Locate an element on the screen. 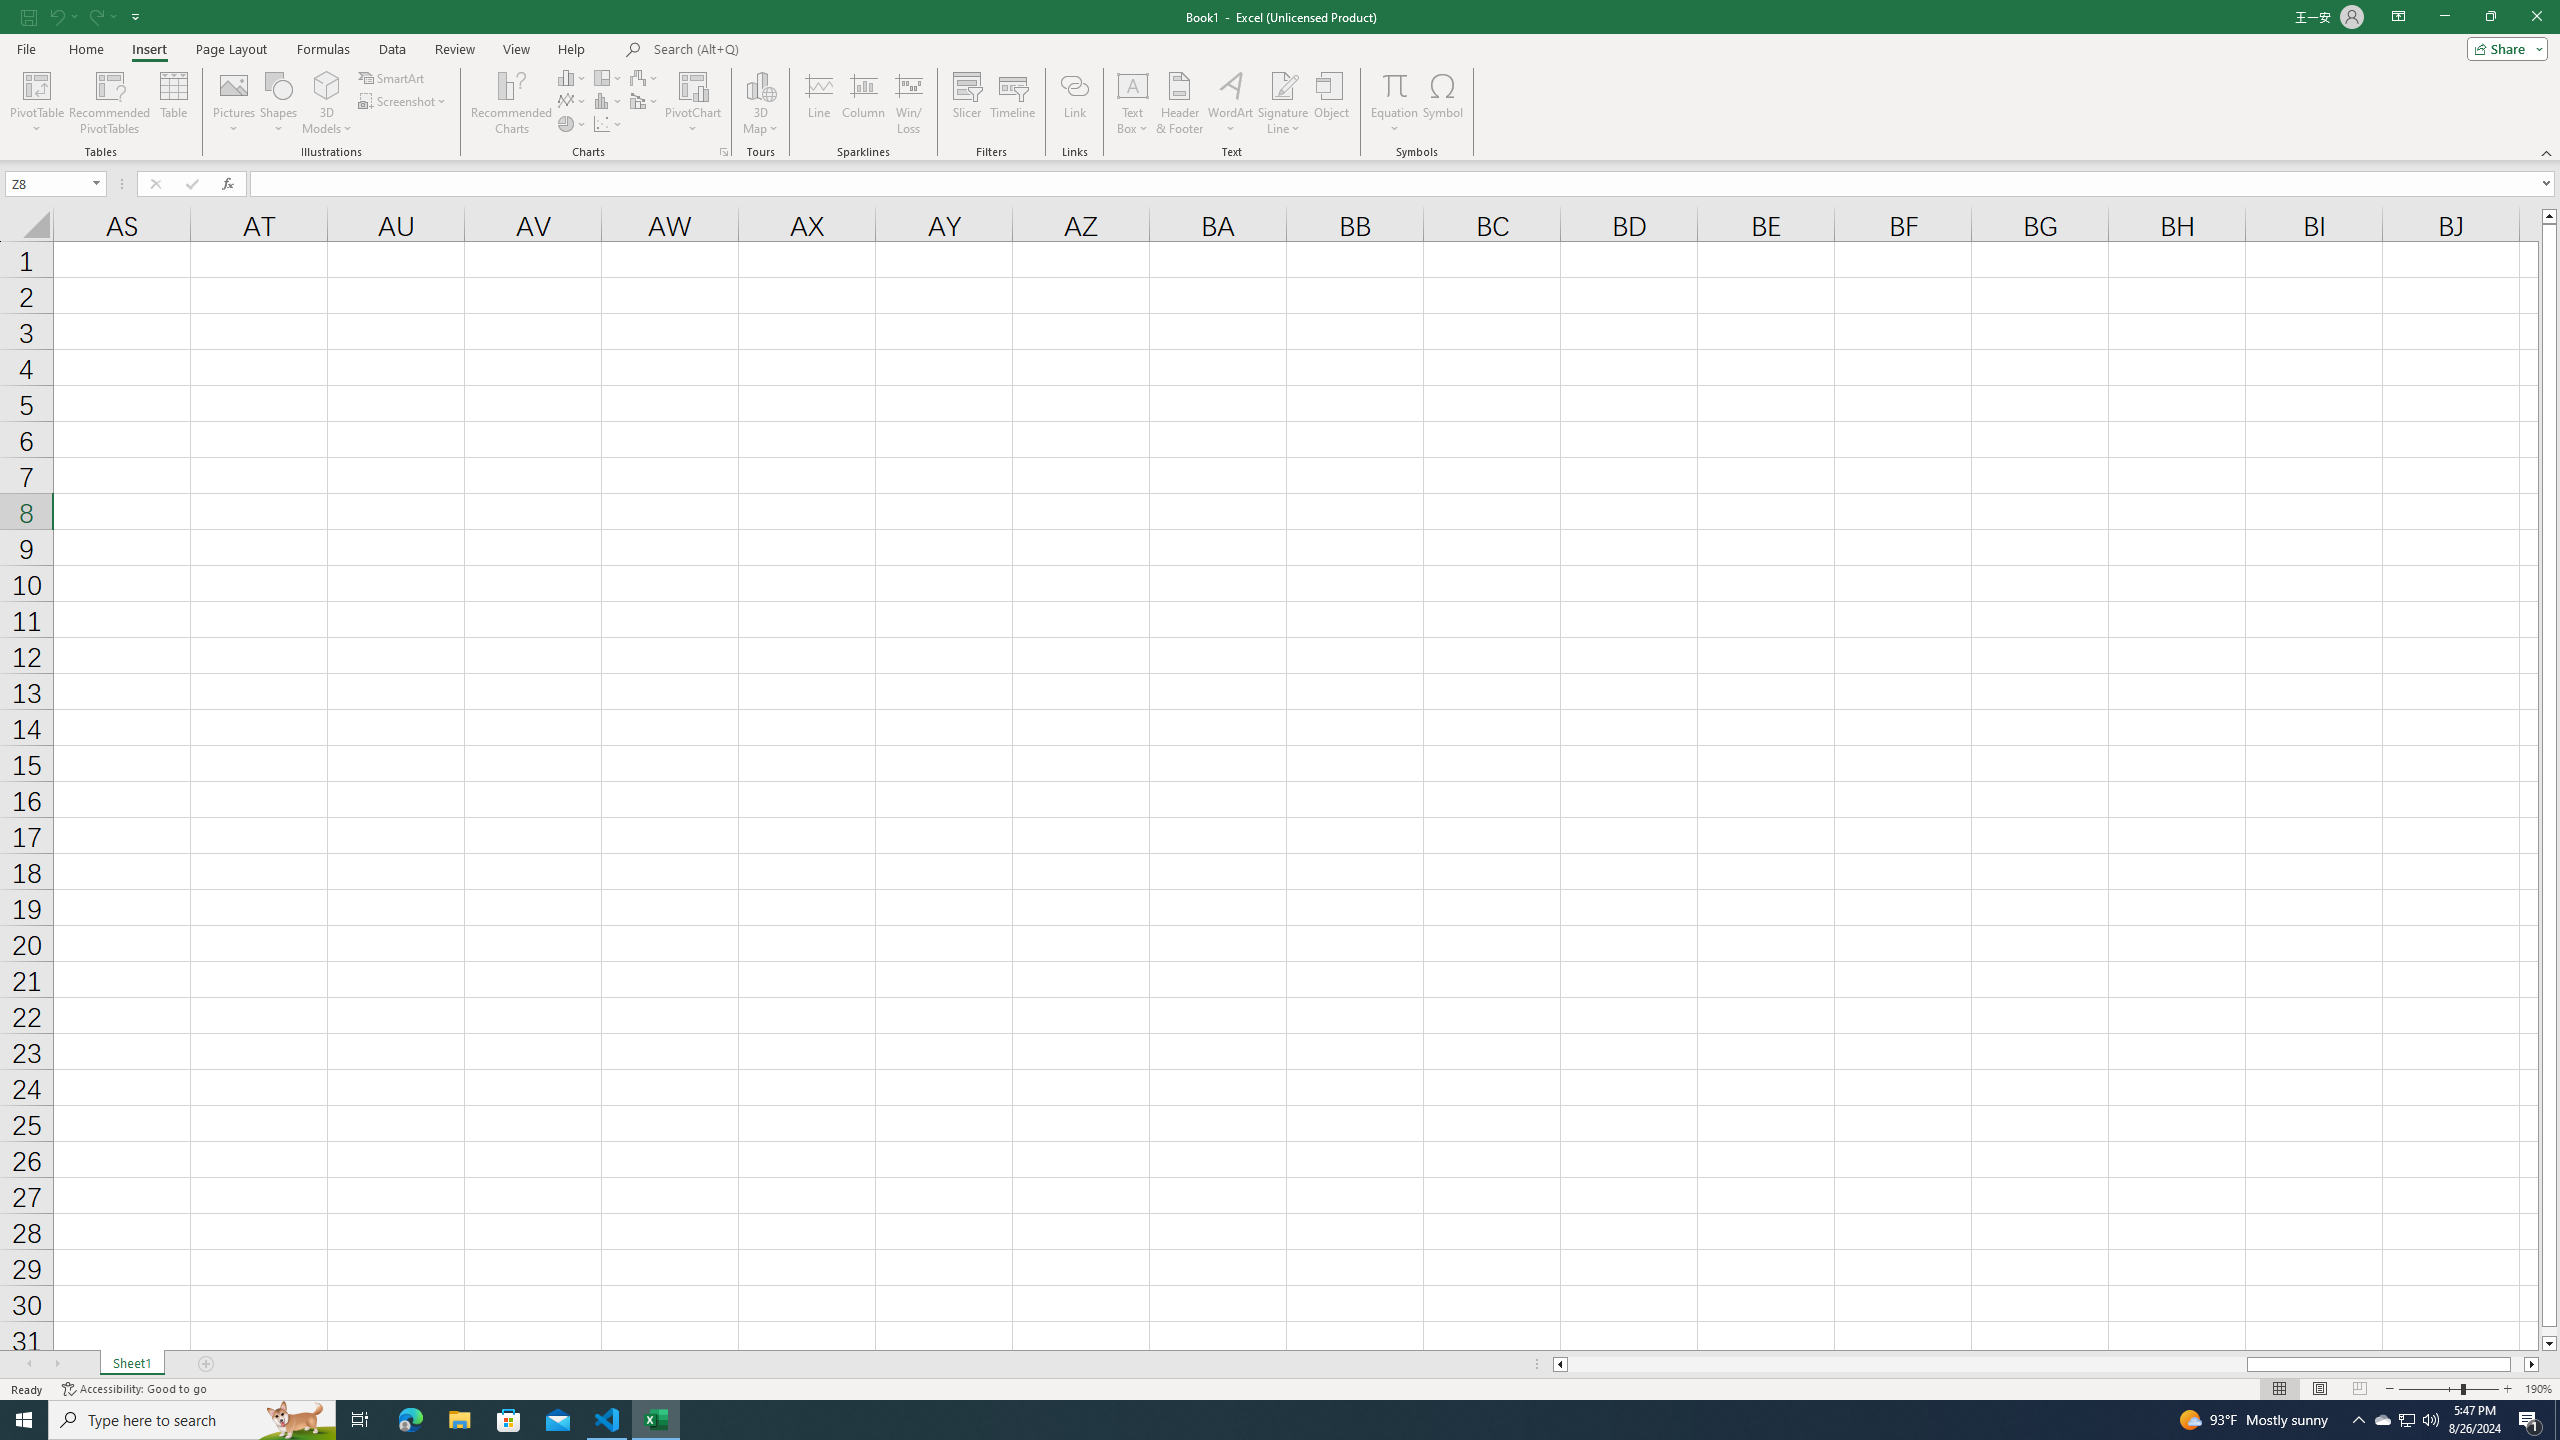  '3D Models' is located at coordinates (326, 103).